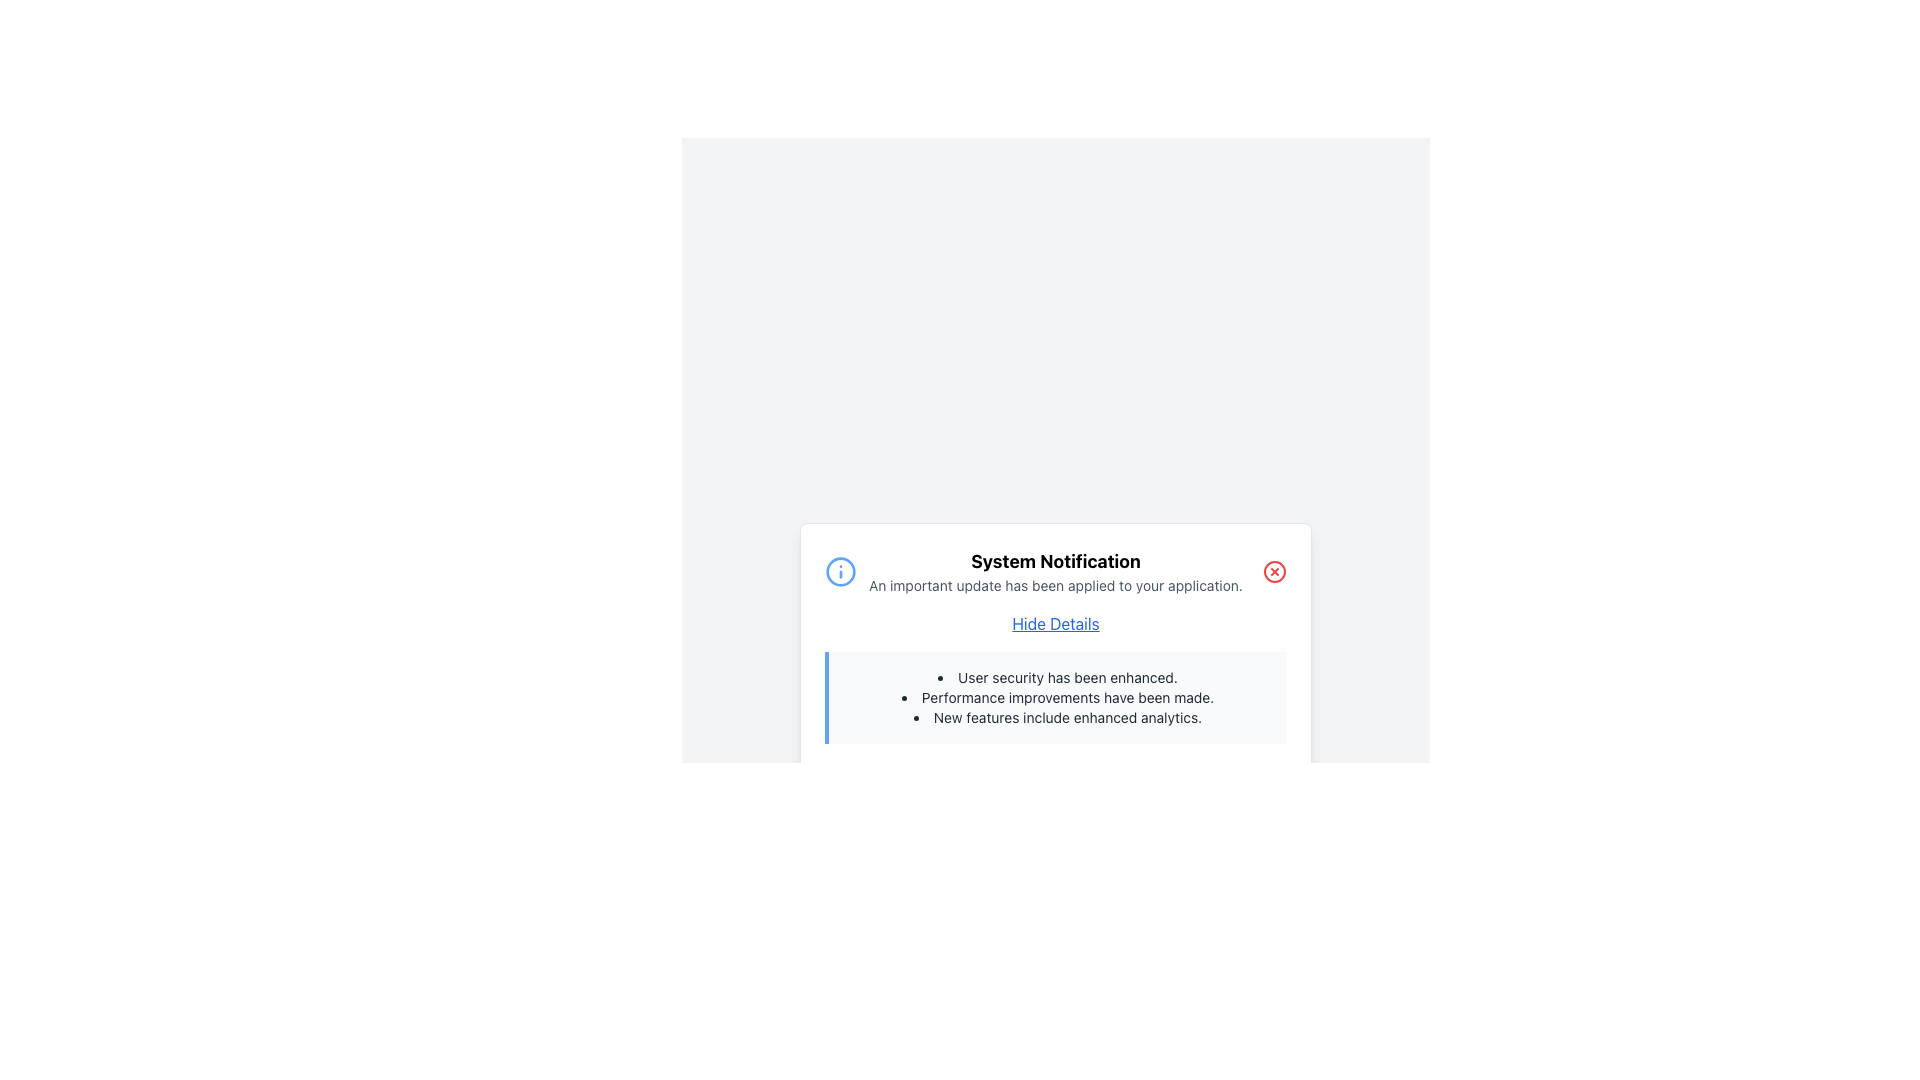  I want to click on the bulleted list of updates in the notification box to focus on it, so click(1056, 697).